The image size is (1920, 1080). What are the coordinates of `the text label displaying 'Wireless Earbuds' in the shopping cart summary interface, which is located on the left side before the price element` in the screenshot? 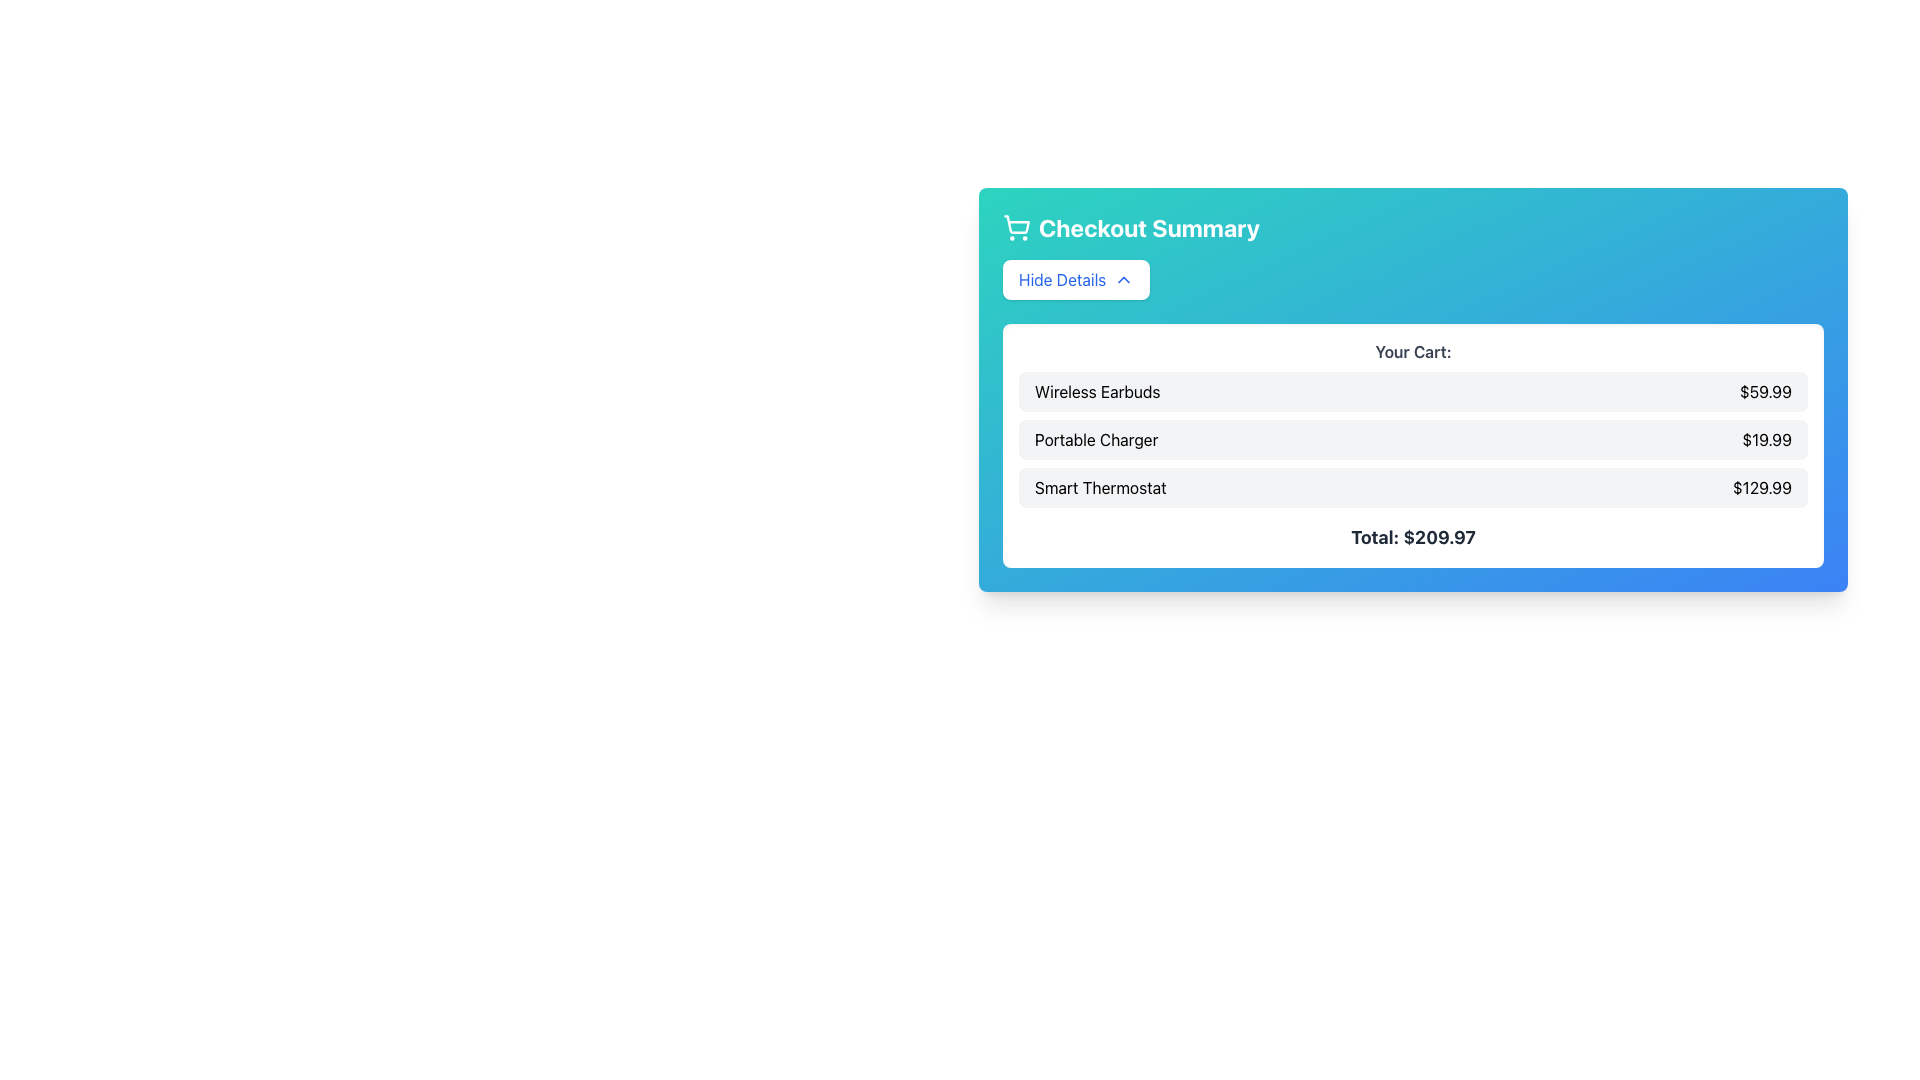 It's located at (1096, 392).